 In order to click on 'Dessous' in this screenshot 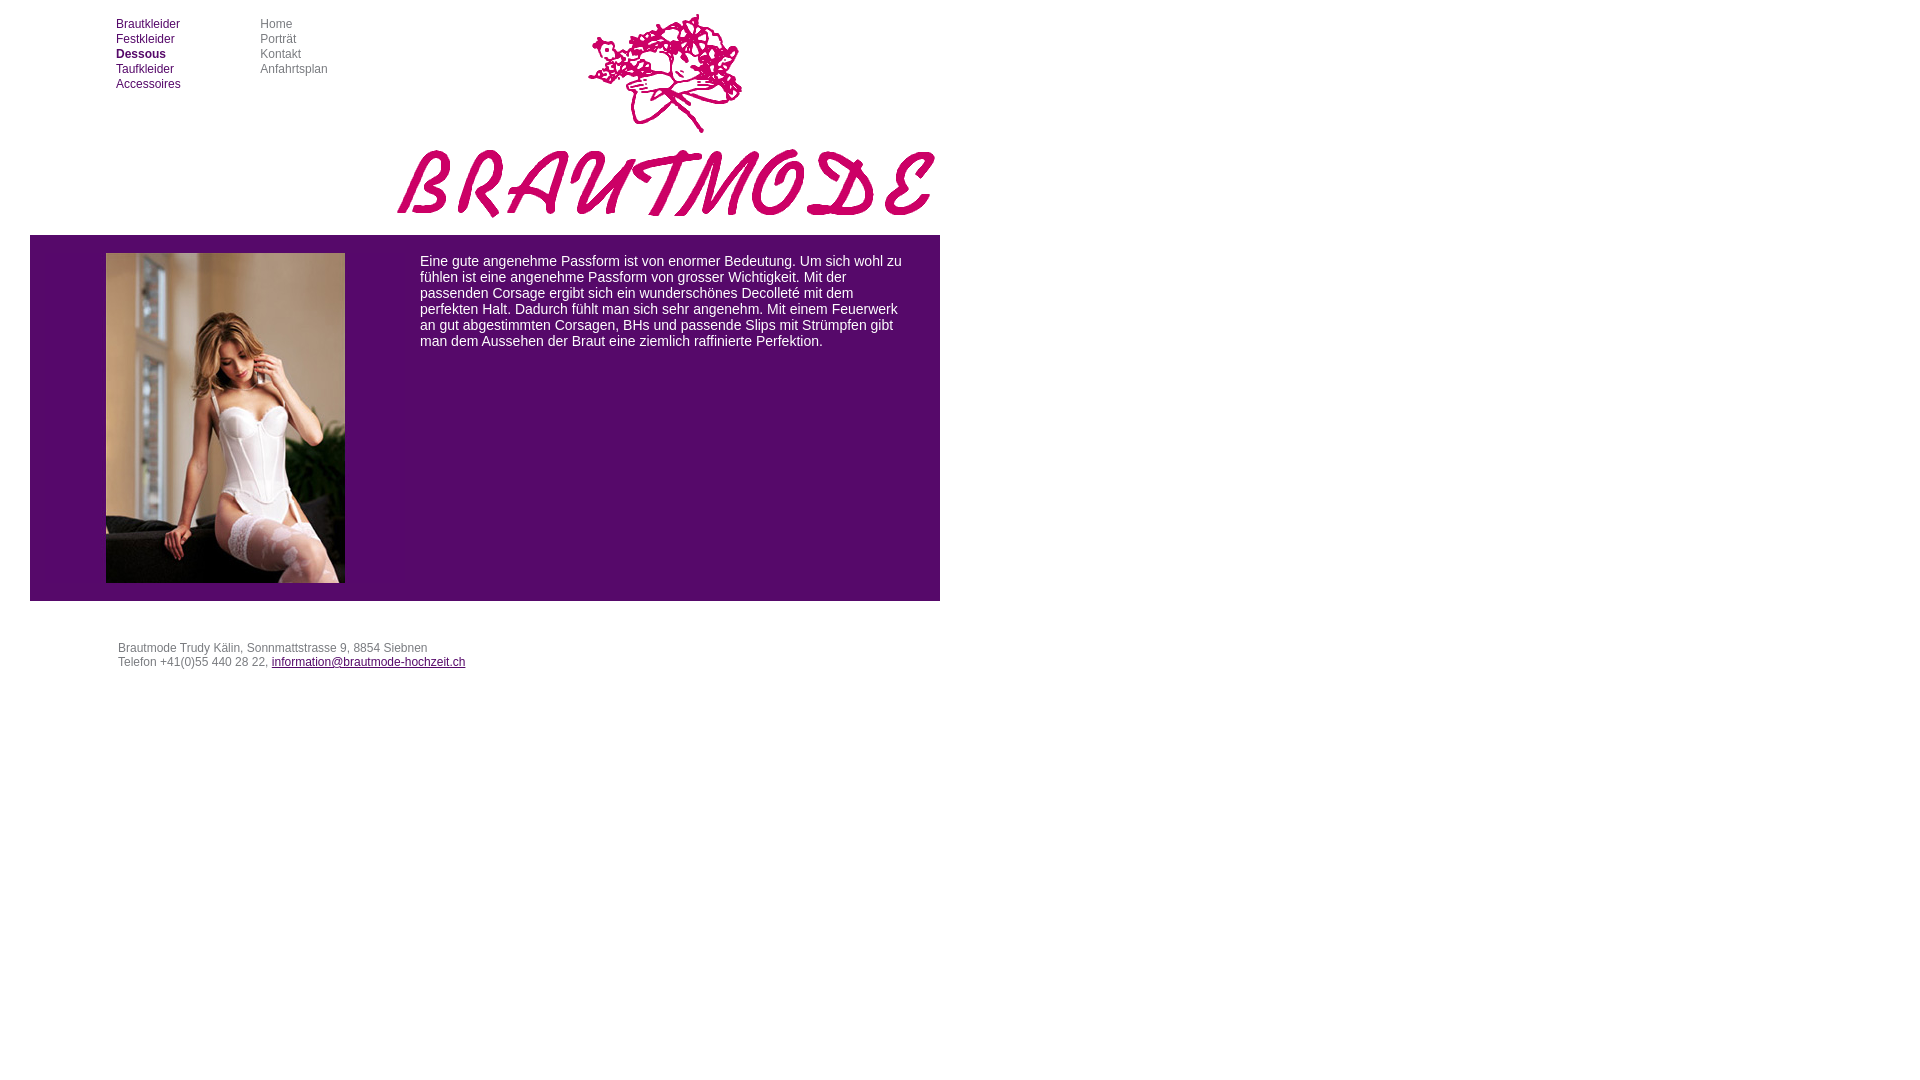, I will do `click(114, 53)`.